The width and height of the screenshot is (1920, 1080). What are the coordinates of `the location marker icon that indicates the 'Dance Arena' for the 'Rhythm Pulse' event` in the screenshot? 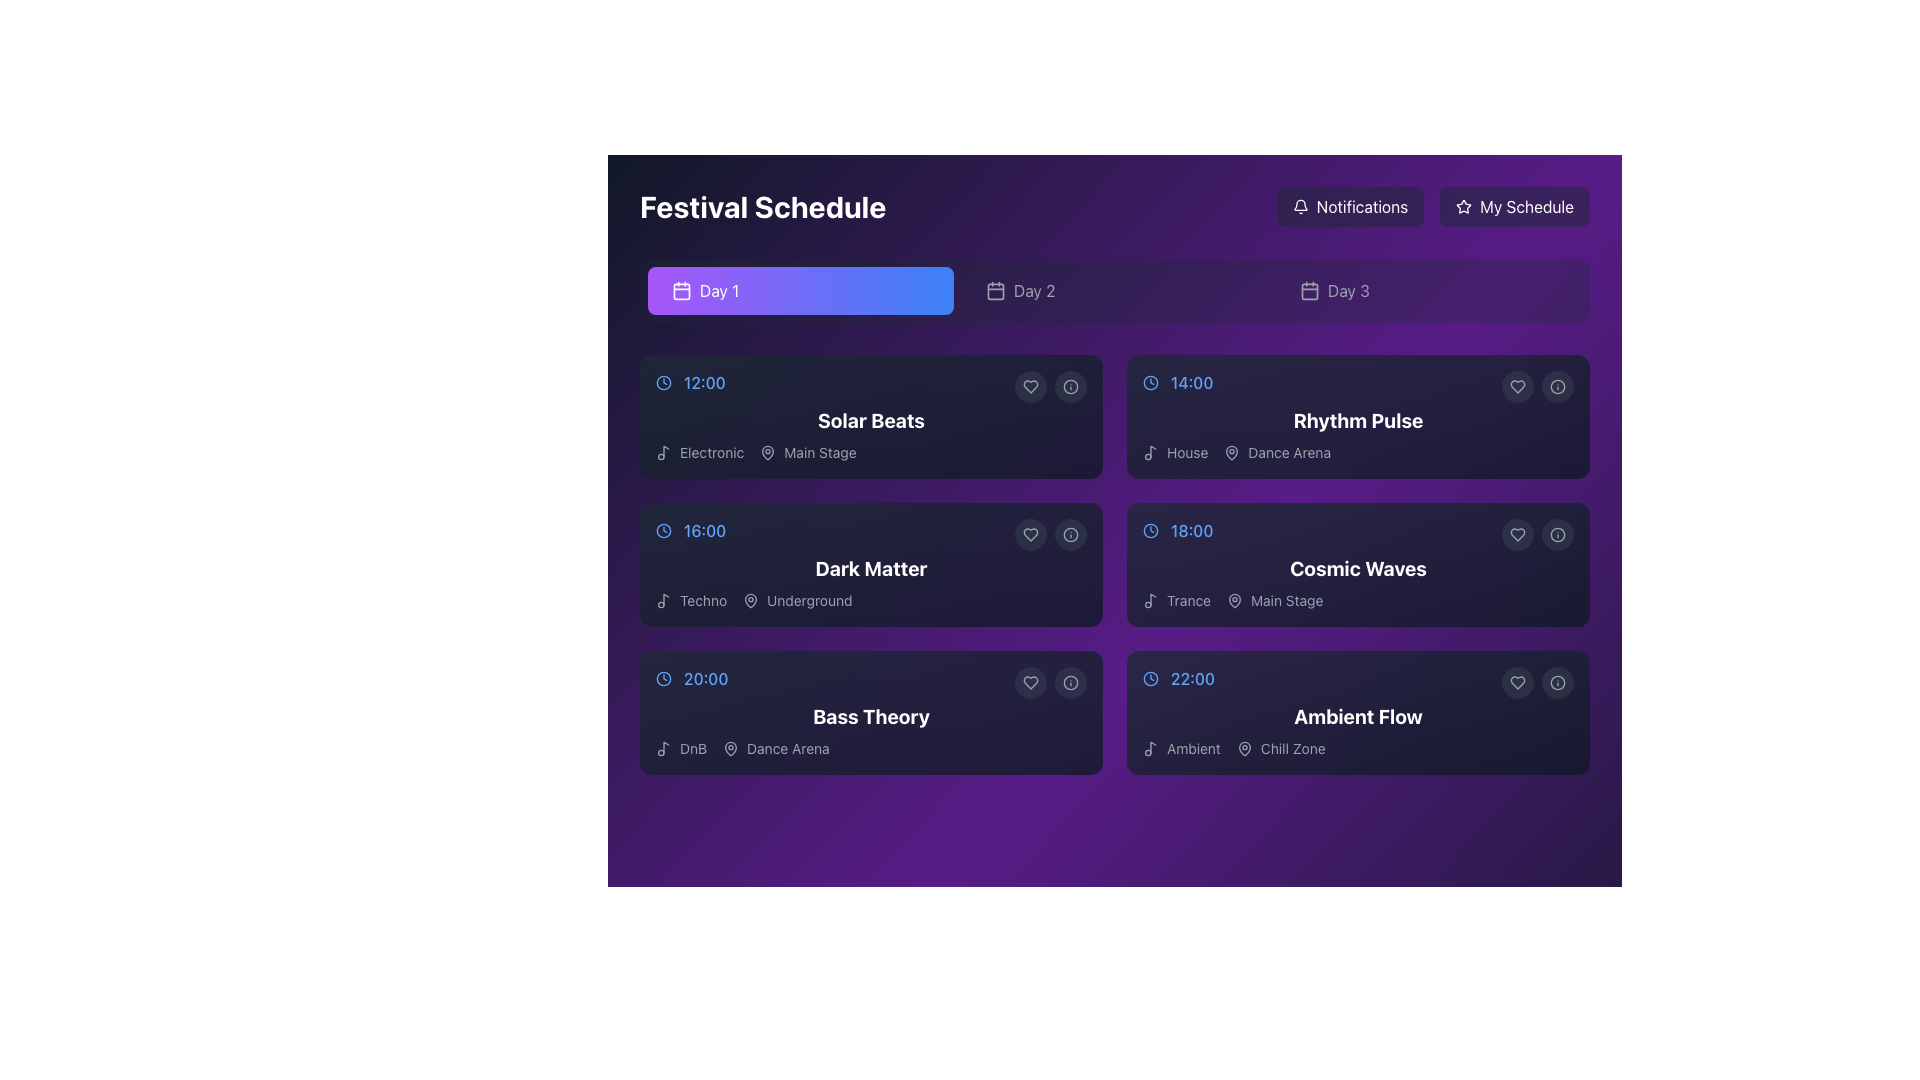 It's located at (1231, 452).